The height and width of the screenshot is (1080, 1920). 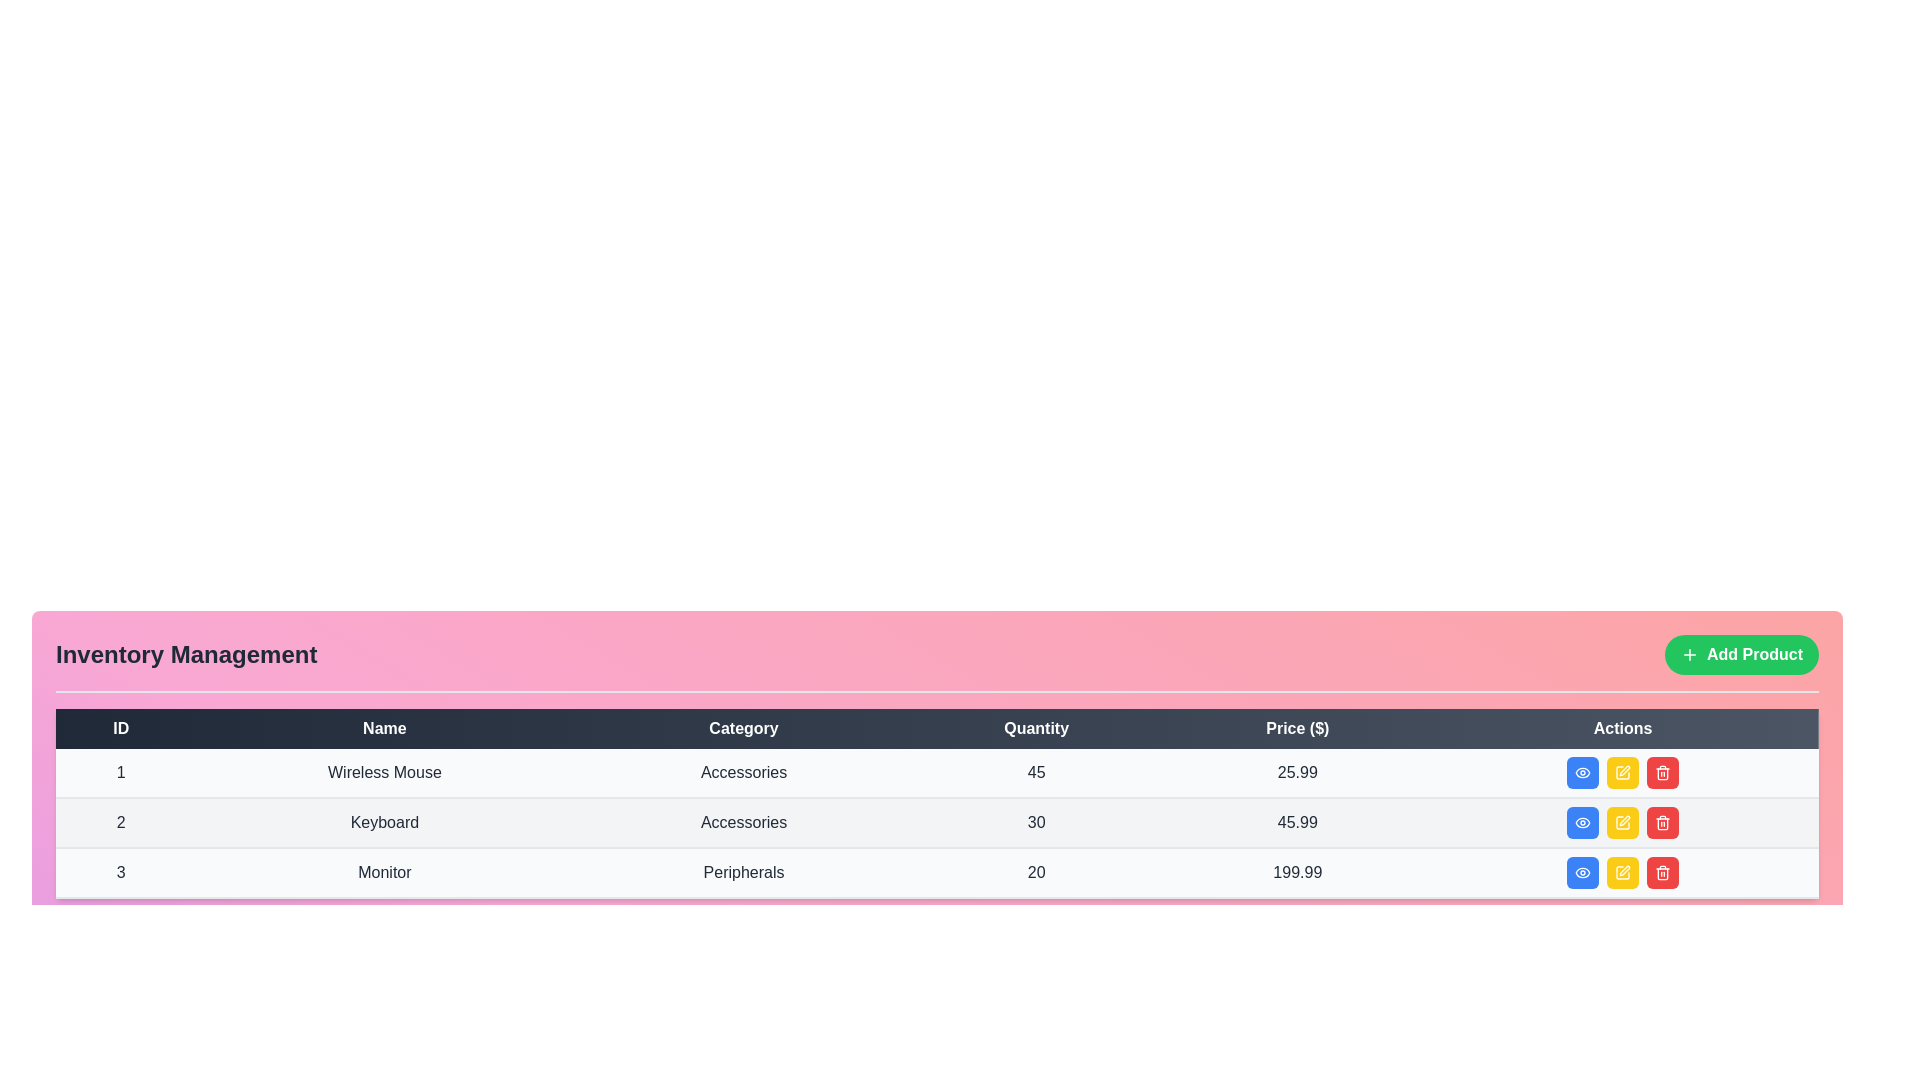 I want to click on the first action button in the 'Actions' column of the first row in the data table, so click(x=1582, y=771).